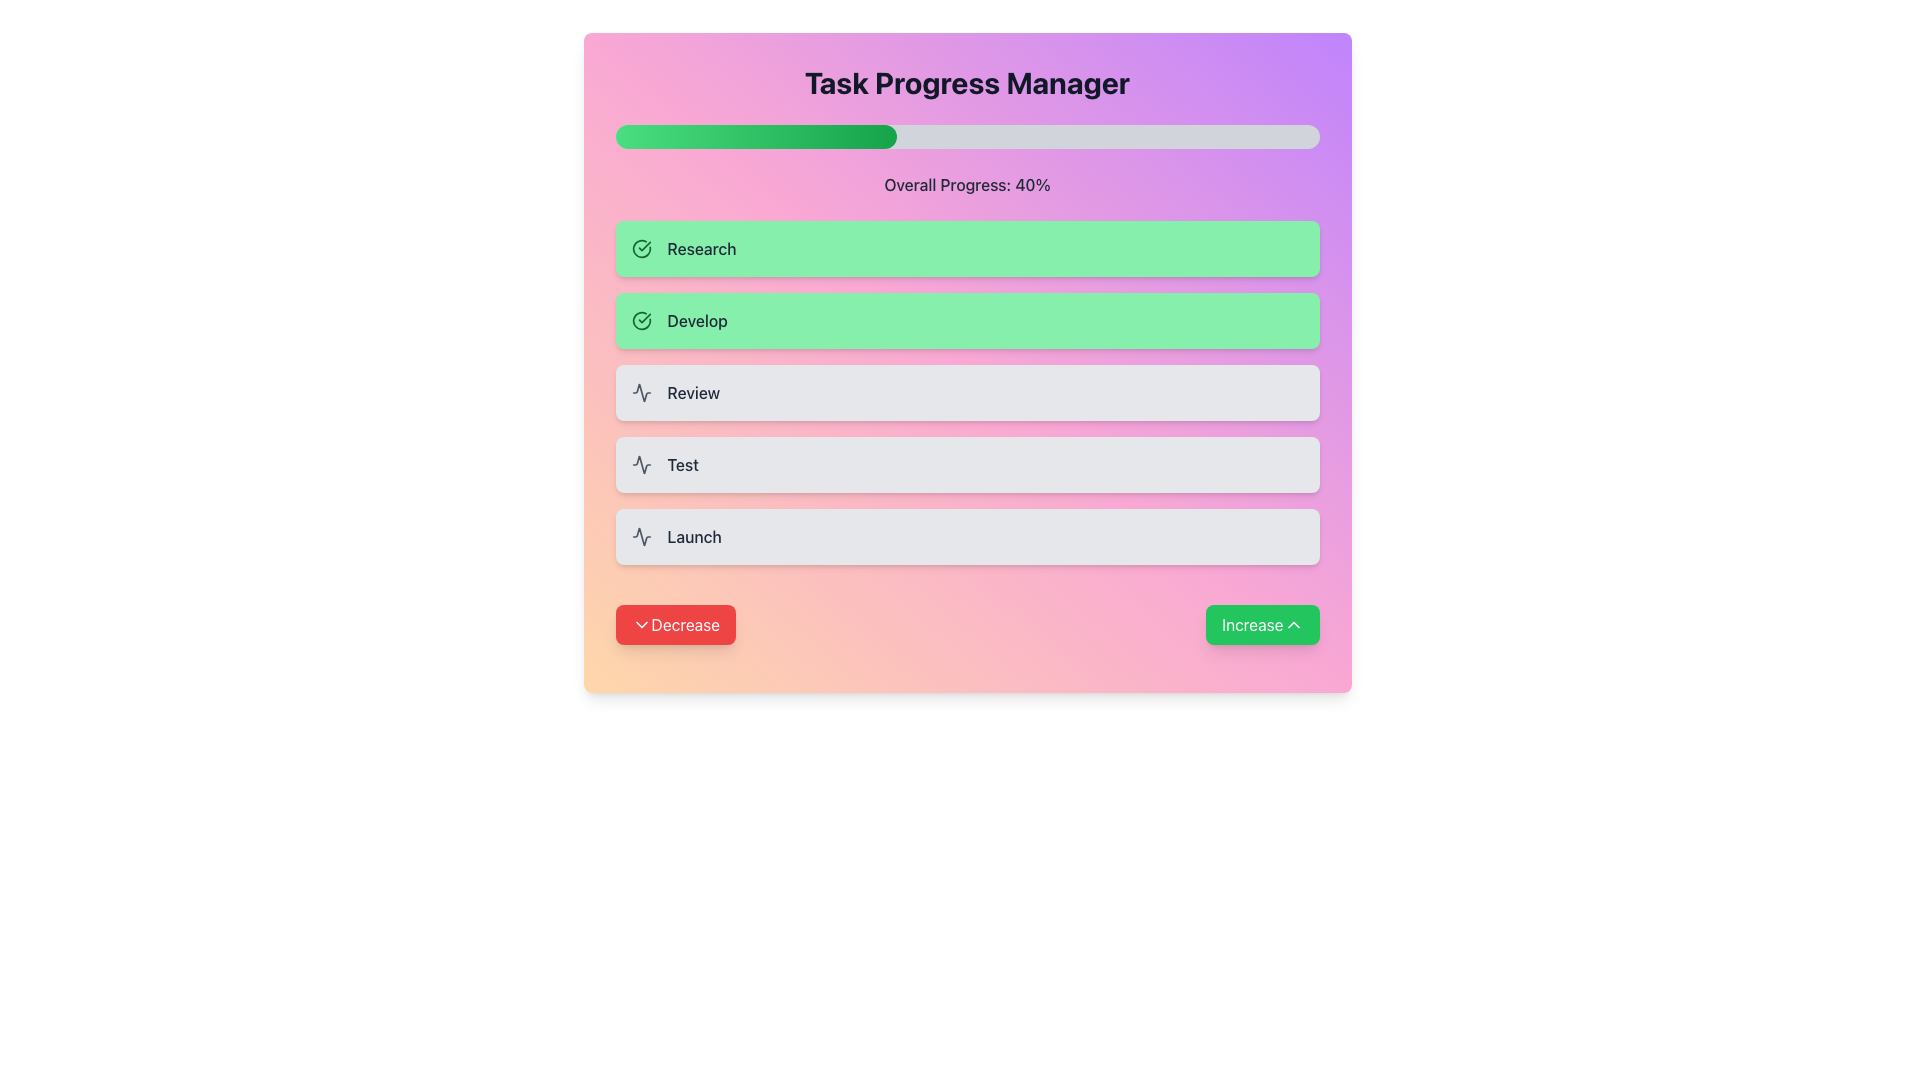 The width and height of the screenshot is (1920, 1080). What do you see at coordinates (967, 185) in the screenshot?
I see `the text label that provides a numerical and descriptive representation of the ongoing task's progress, which is positioned directly beneath a horizontal progress bar` at bounding box center [967, 185].